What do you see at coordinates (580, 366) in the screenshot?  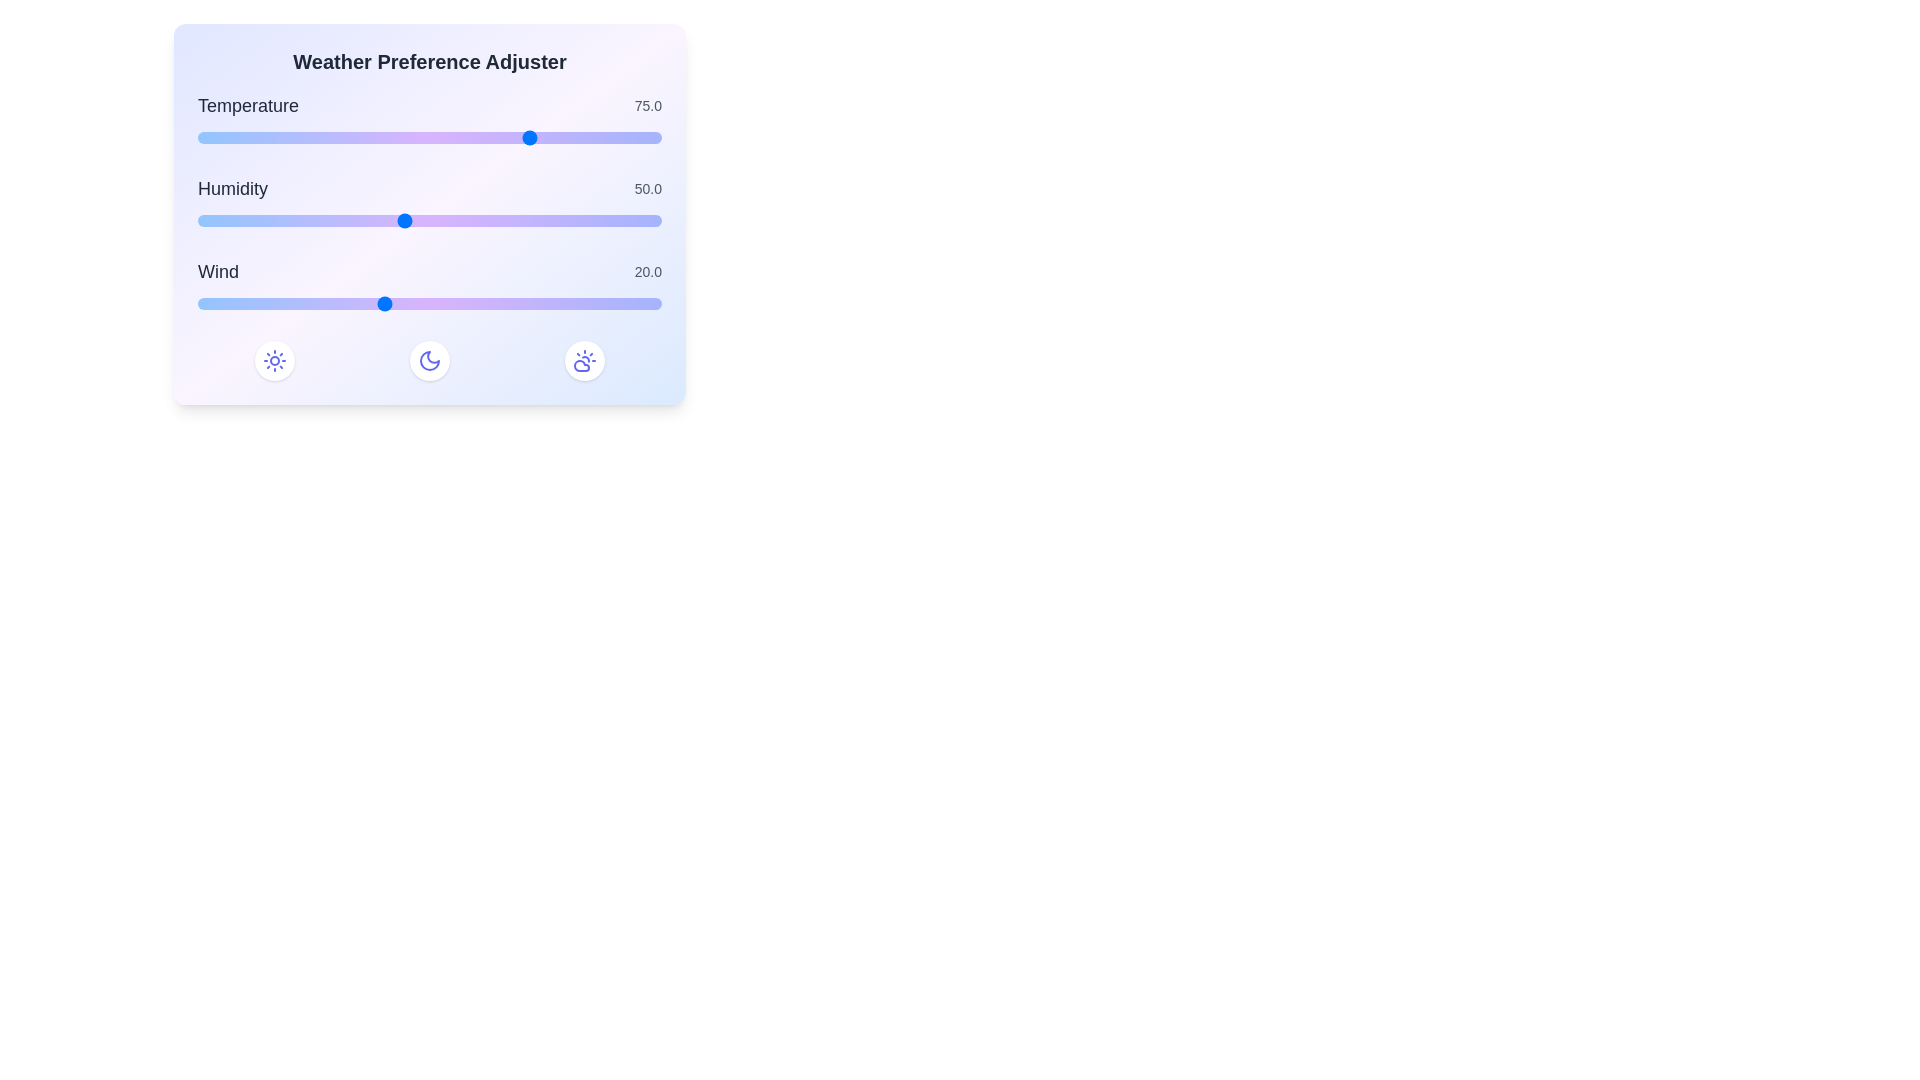 I see `the cloud icon with a circular sun, located in the bottom row of weather-themed icons, specifically the third icon from the left` at bounding box center [580, 366].